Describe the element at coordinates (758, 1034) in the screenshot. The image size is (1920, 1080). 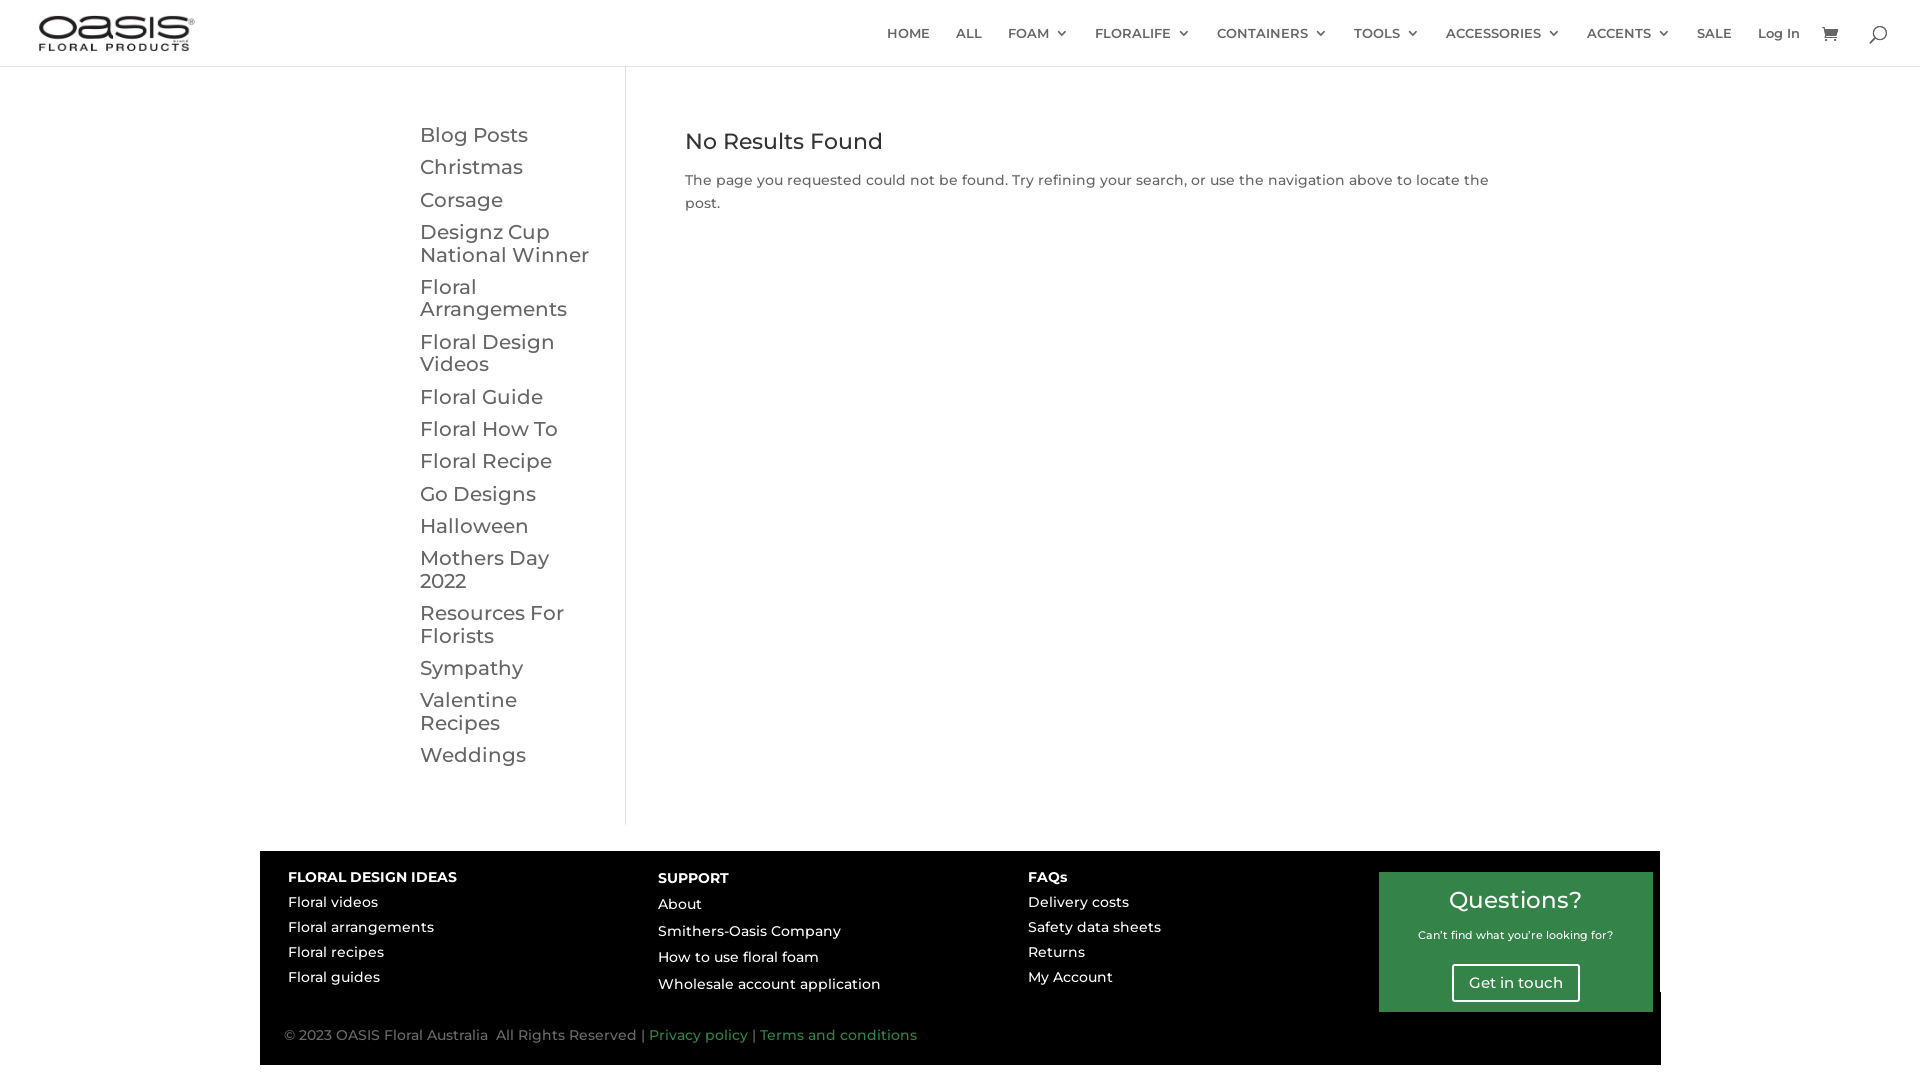
I see `'Terms and conditions'` at that location.